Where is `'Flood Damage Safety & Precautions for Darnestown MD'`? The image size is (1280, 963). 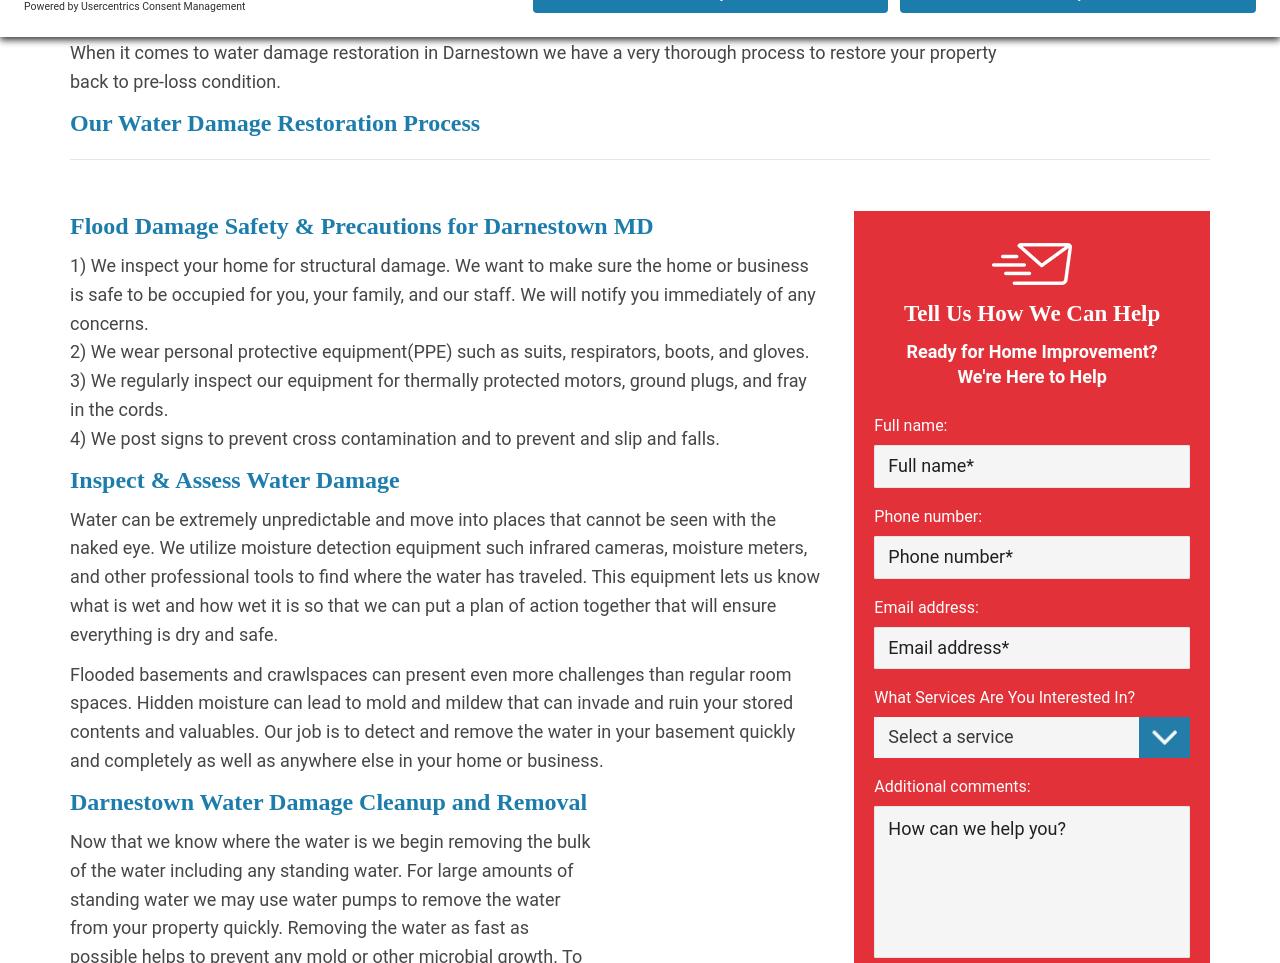 'Flood Damage Safety & Precautions for Darnestown MD' is located at coordinates (361, 224).